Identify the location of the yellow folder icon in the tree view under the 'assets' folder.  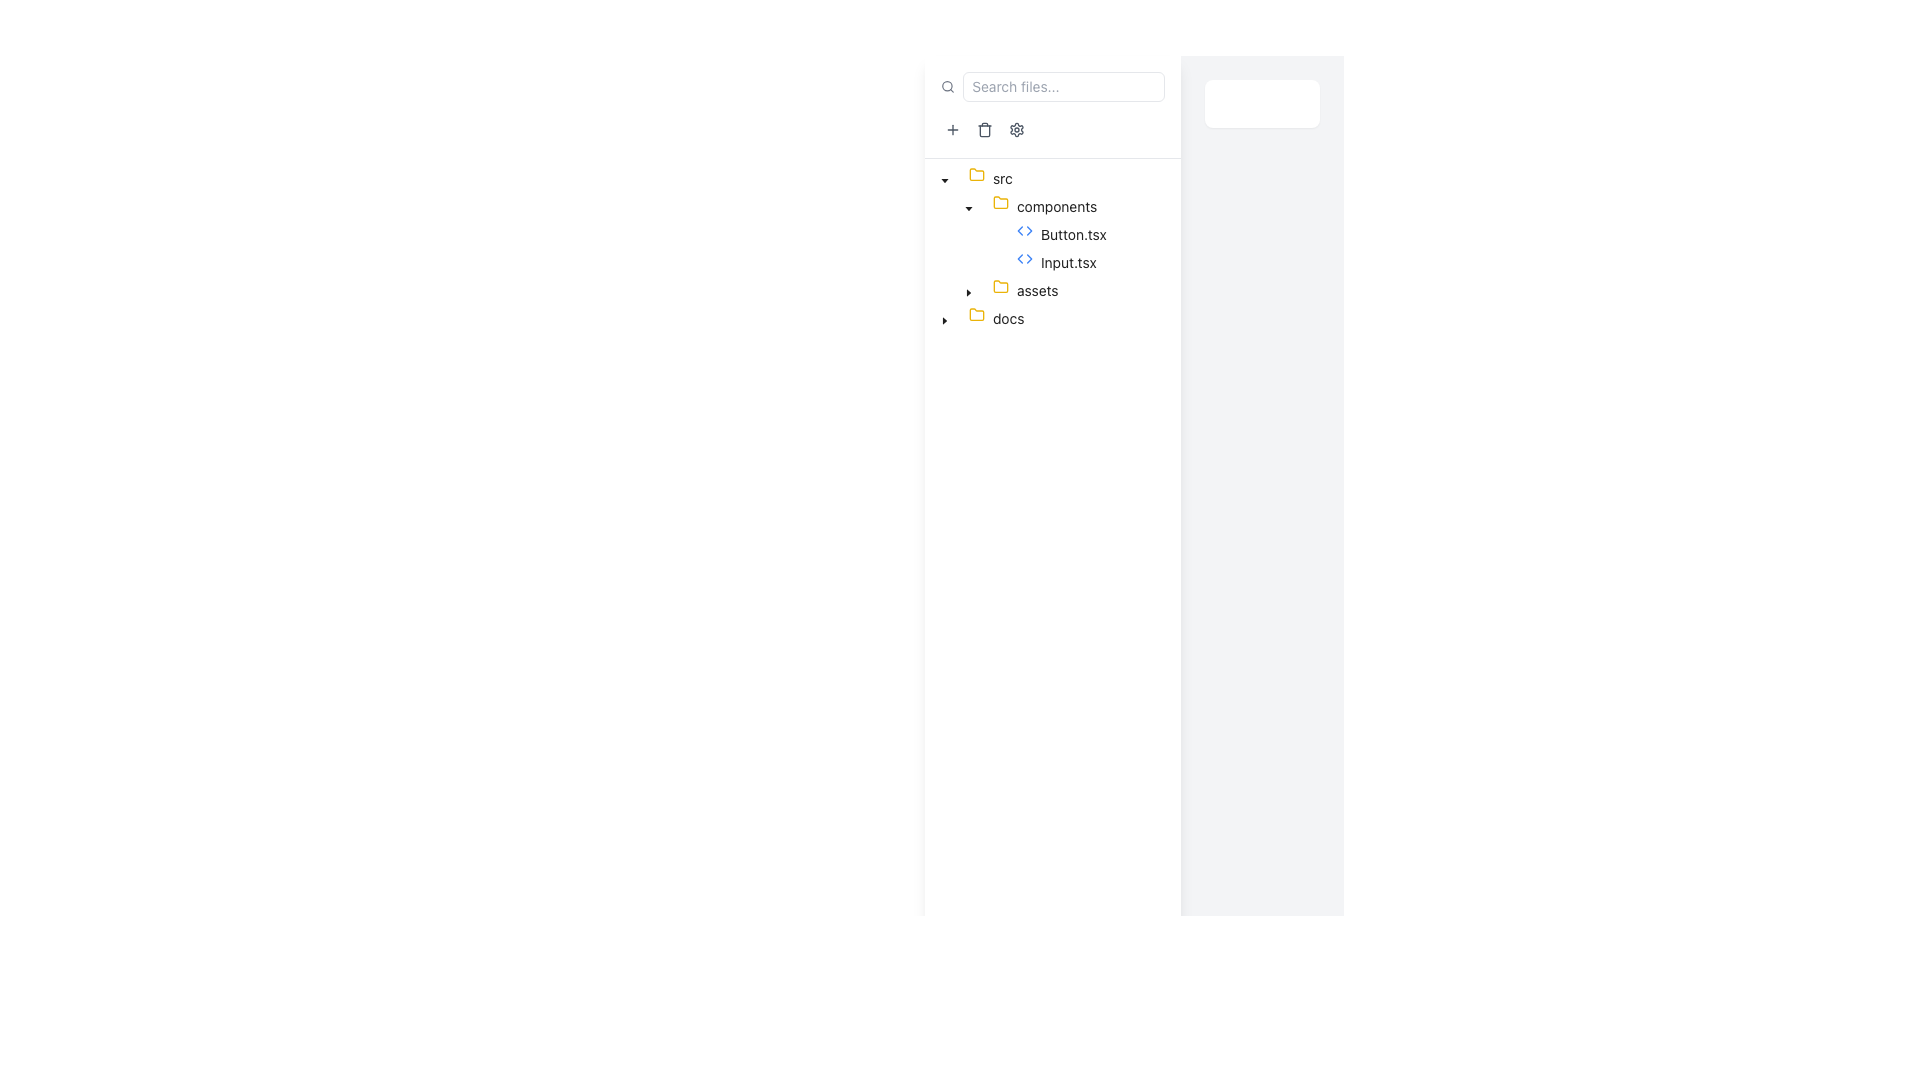
(1004, 290).